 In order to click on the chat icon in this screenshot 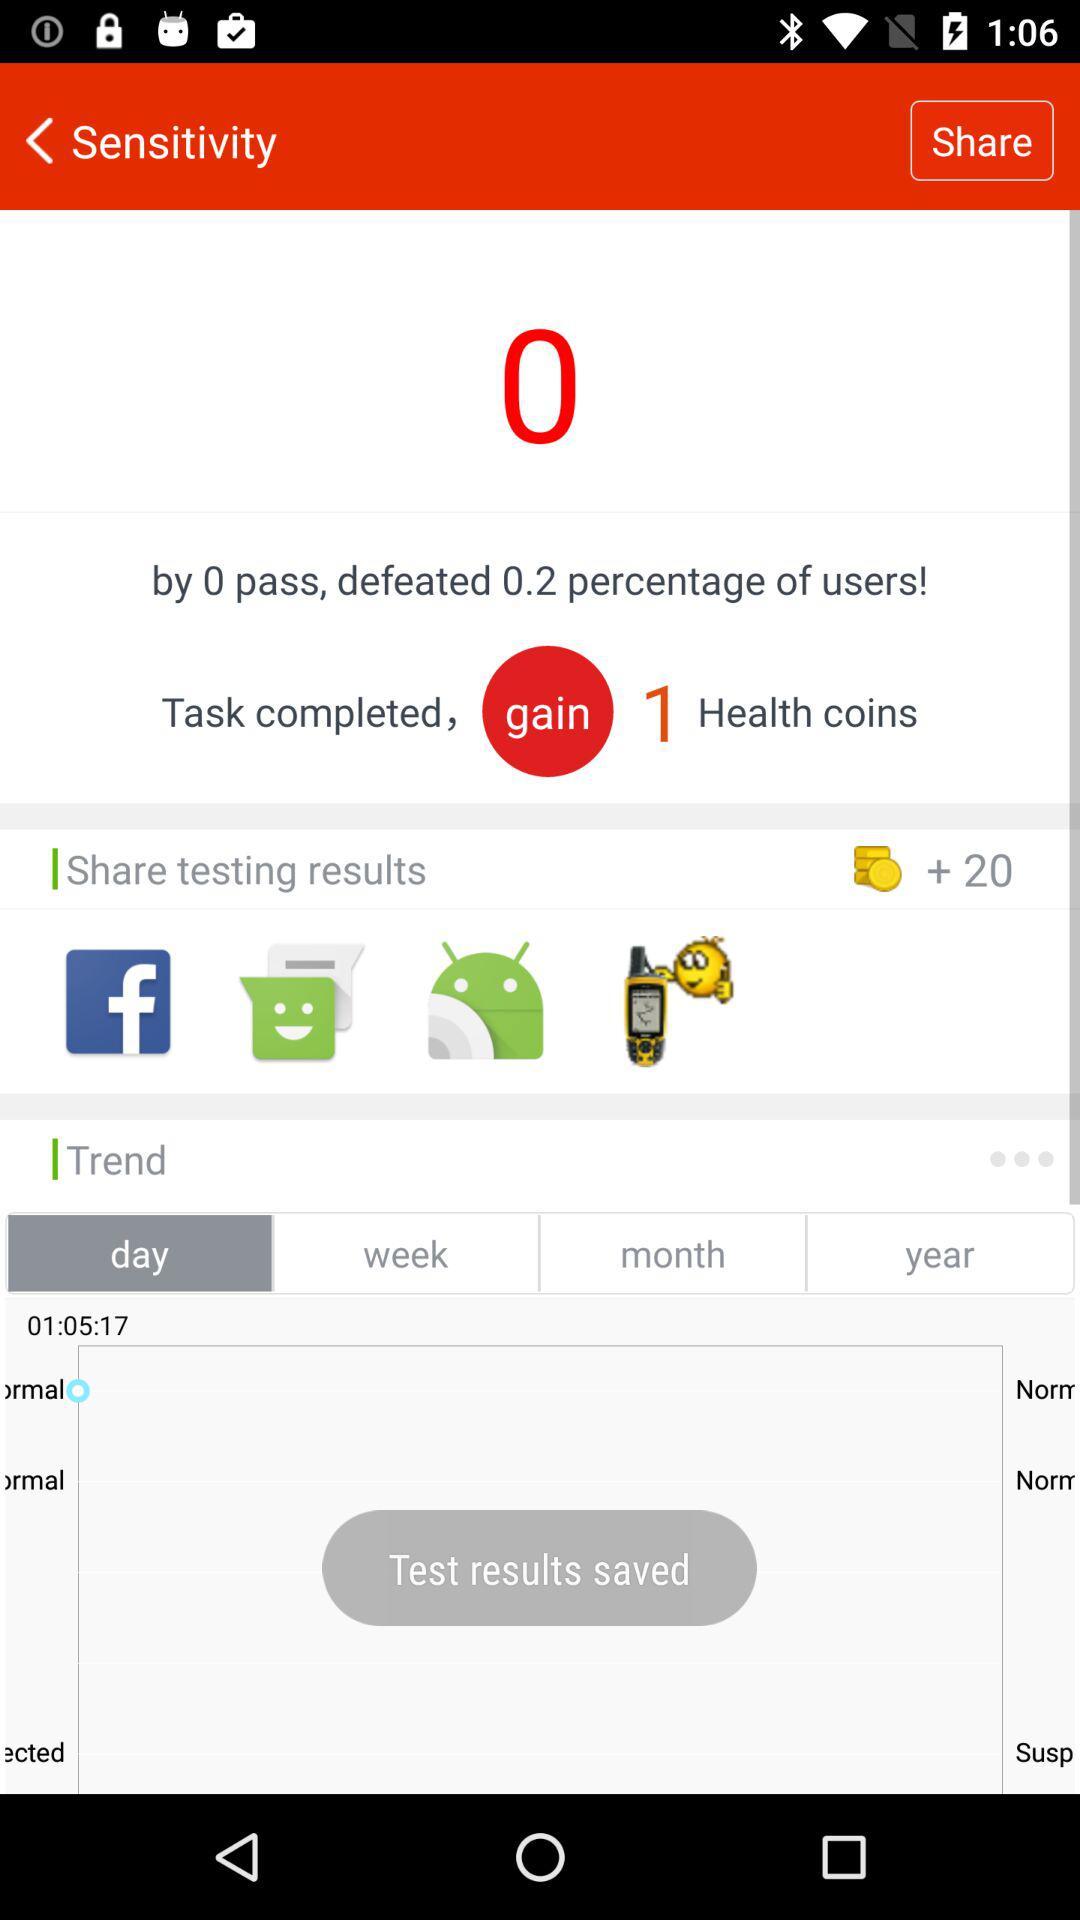, I will do `click(301, 1001)`.